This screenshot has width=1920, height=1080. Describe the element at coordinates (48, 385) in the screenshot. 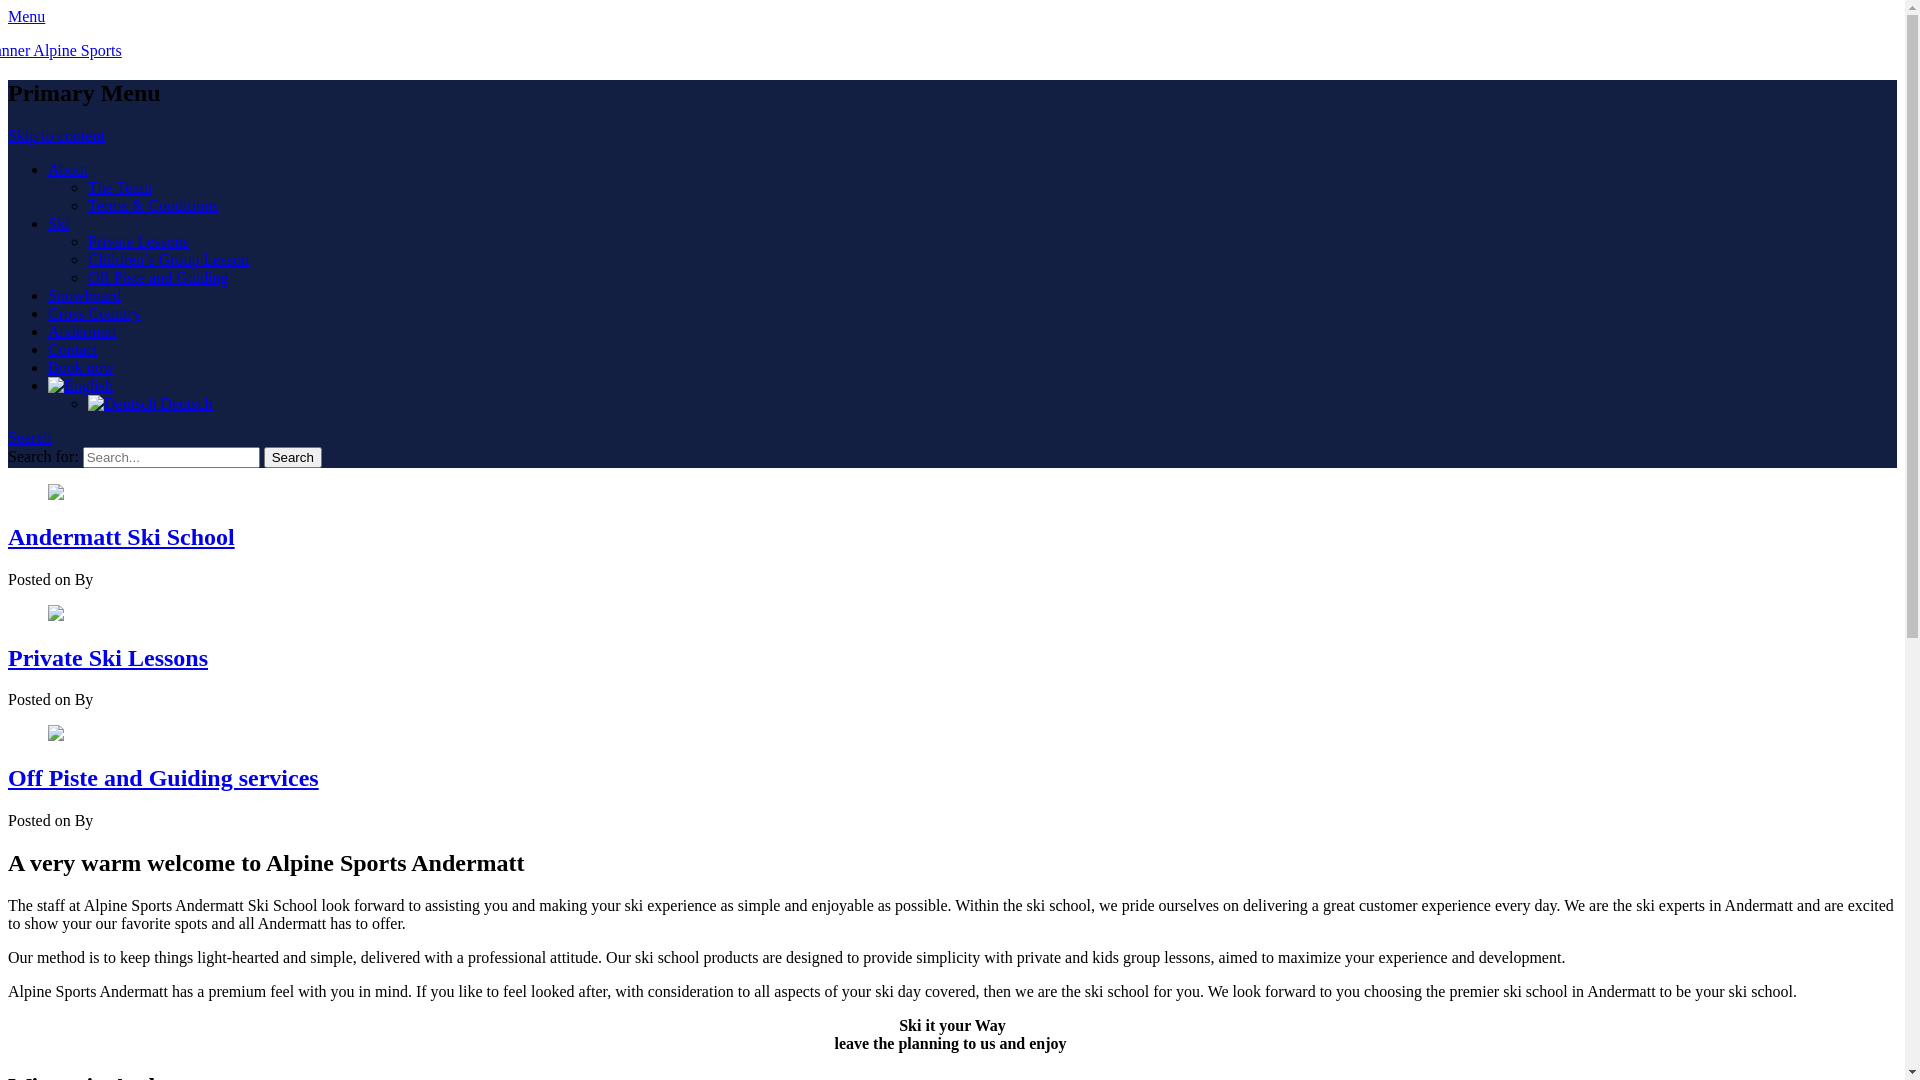

I see `'Language Menu'` at that location.